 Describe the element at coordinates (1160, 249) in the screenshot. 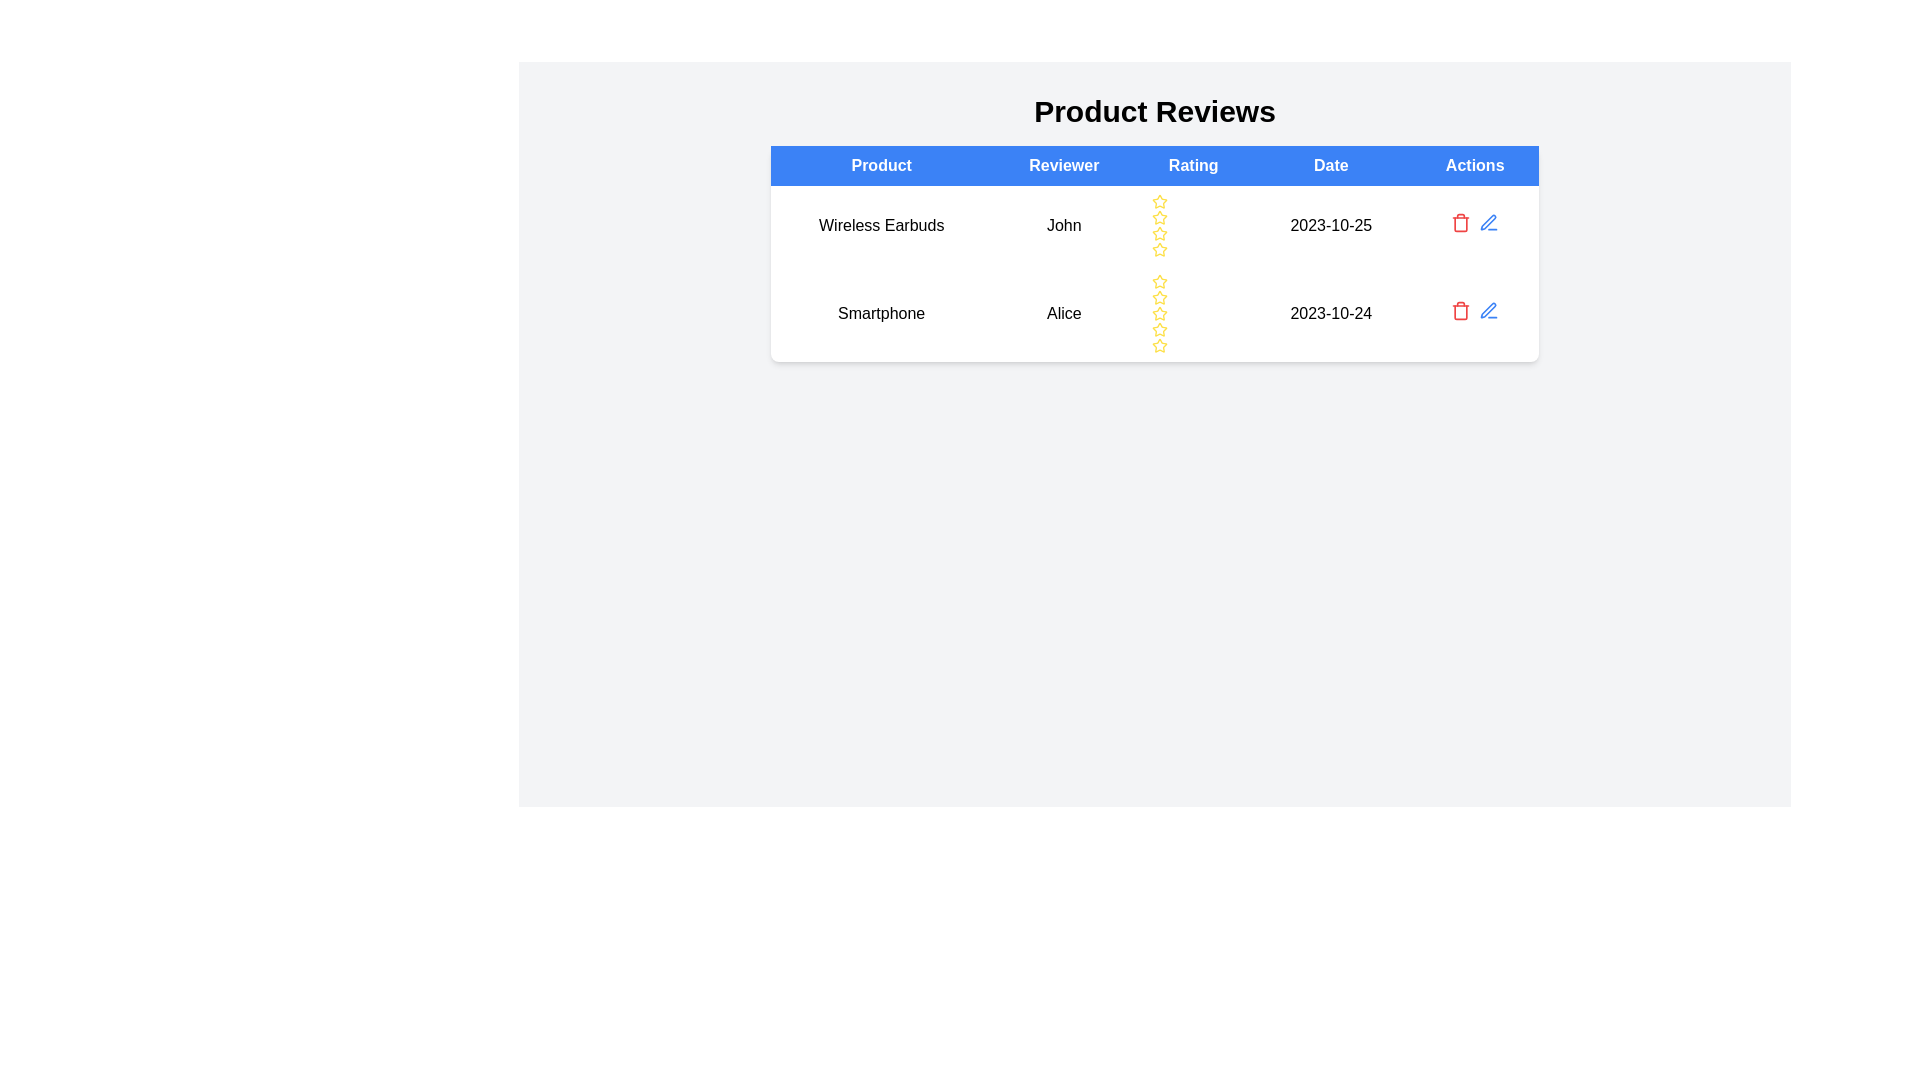

I see `the last yellow star in the rating row for John in the 'Wireless Earbuds' row within the 'Product Reviews' table, located in the 'Rating' column` at that location.